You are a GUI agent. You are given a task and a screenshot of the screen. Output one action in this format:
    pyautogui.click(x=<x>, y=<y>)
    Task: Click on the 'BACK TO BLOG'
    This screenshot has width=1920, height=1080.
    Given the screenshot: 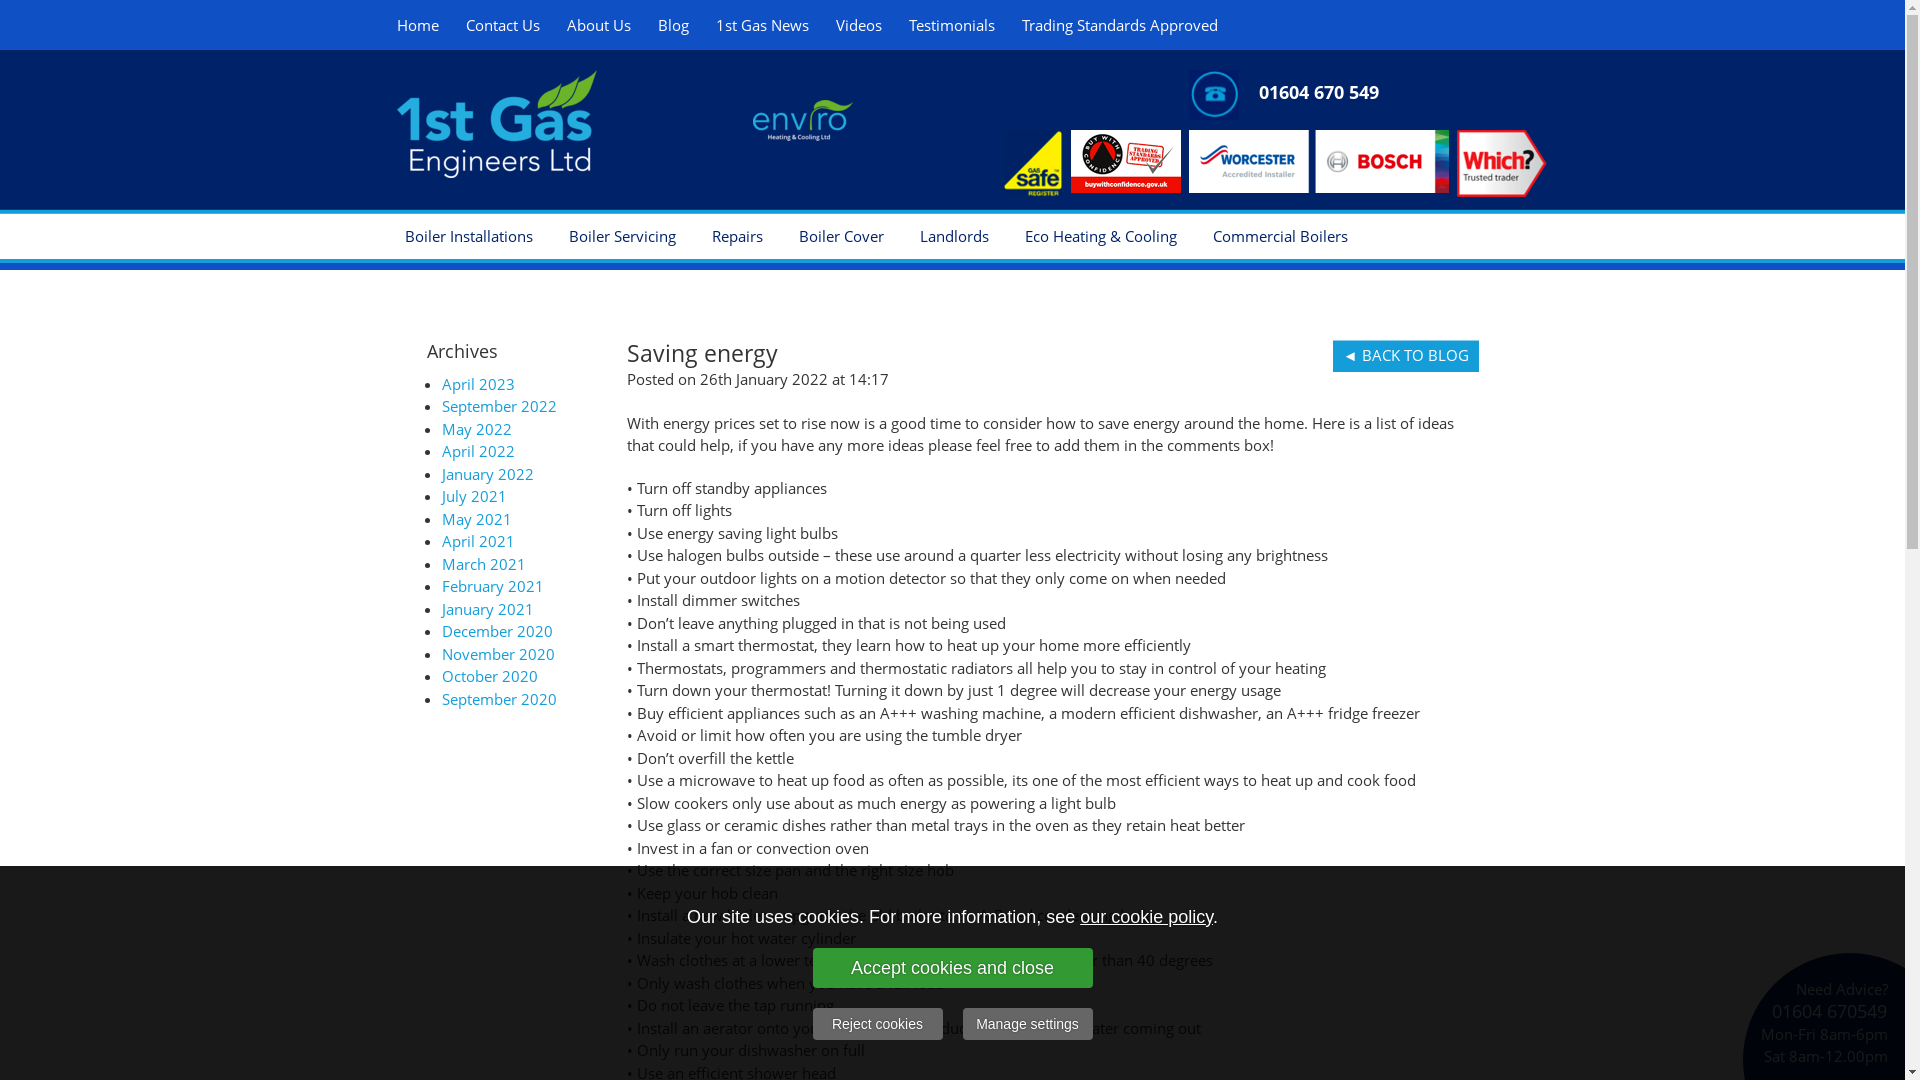 What is the action you would take?
    pyautogui.click(x=1333, y=354)
    